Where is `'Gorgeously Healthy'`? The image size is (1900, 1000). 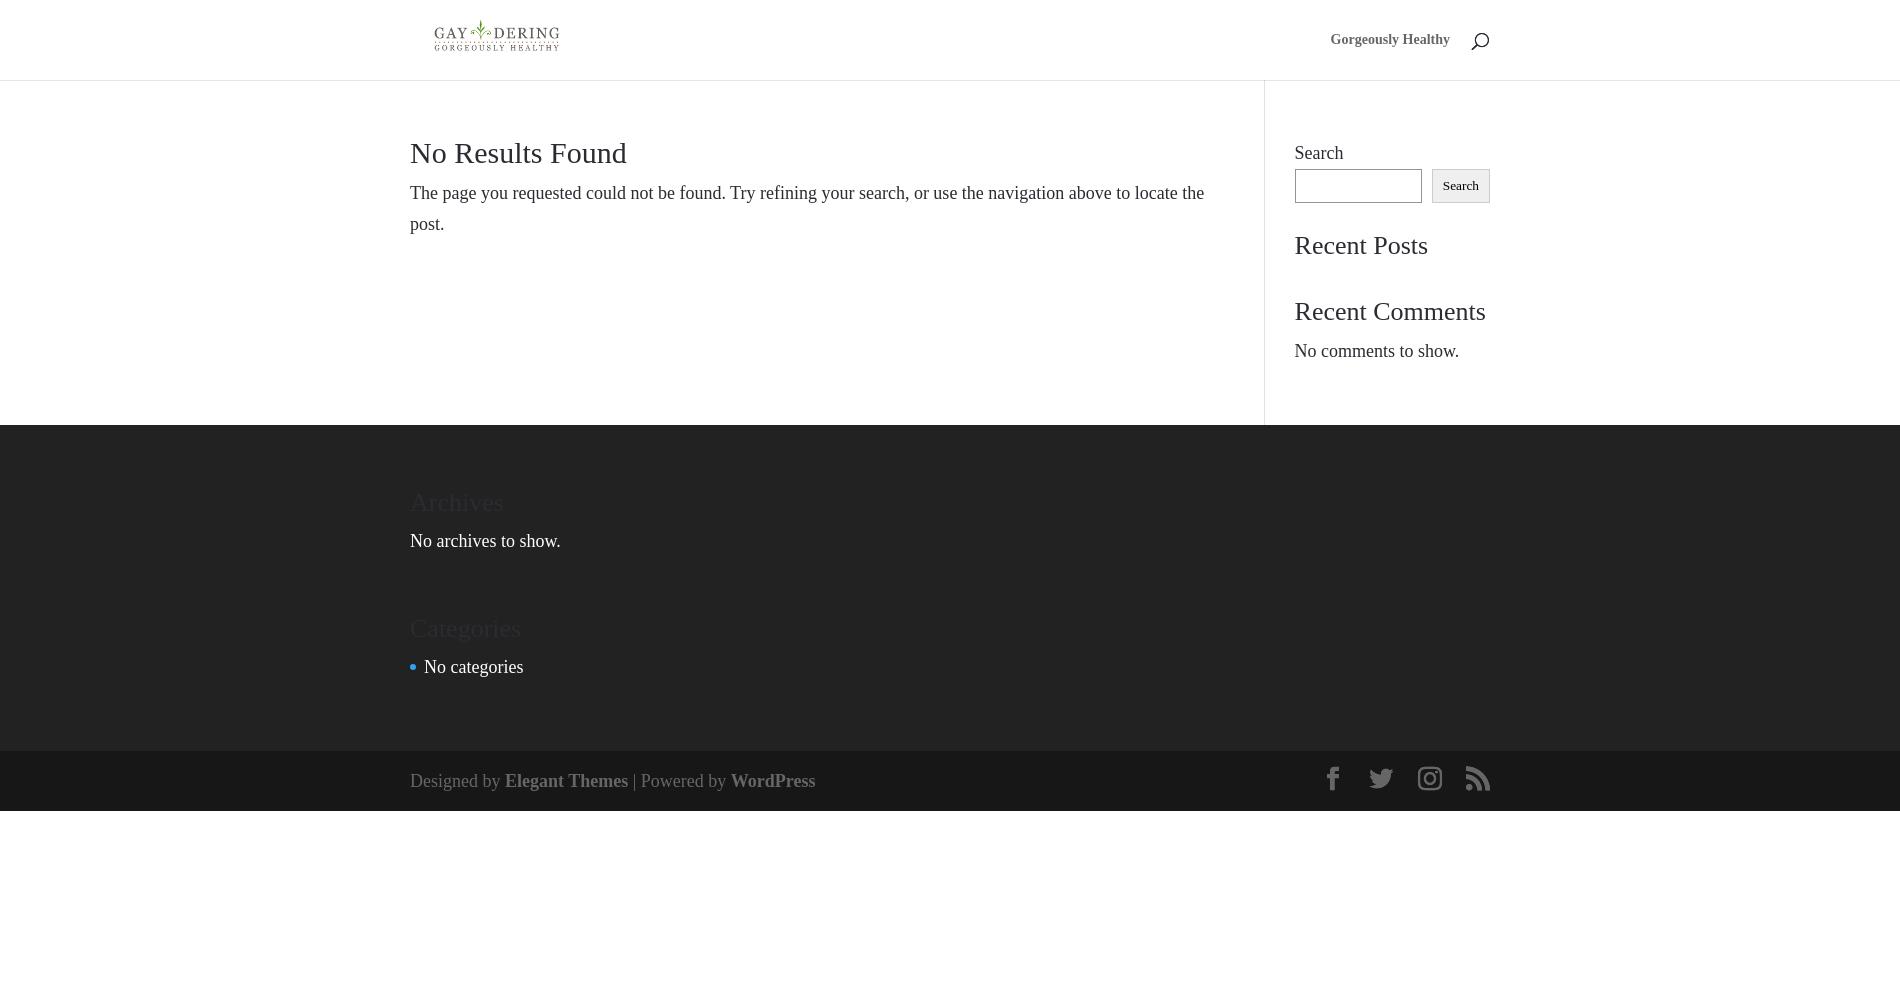 'Gorgeously Healthy' is located at coordinates (1389, 39).